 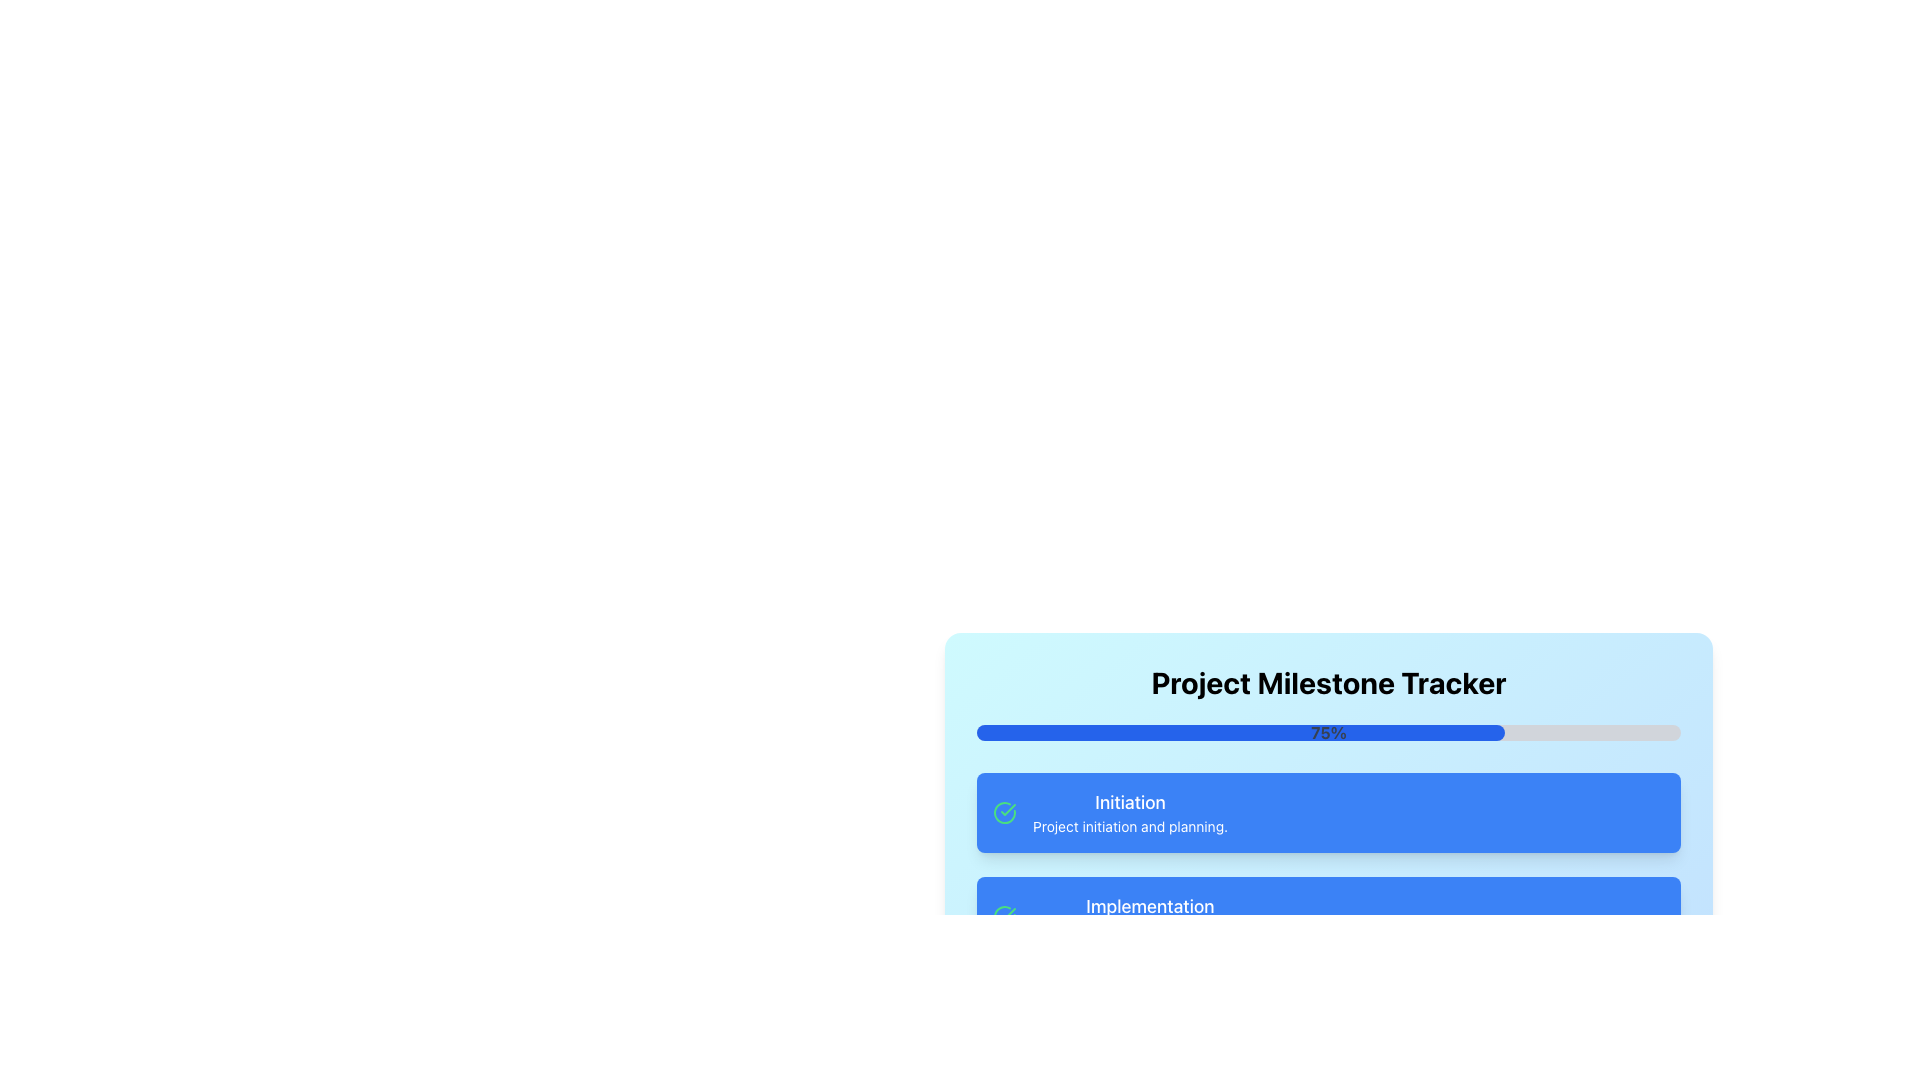 What do you see at coordinates (1150, 917) in the screenshot?
I see `text from the 'Implementation' phase label, which is the second text block in the project tracker beneath the 'Initiation' block` at bounding box center [1150, 917].